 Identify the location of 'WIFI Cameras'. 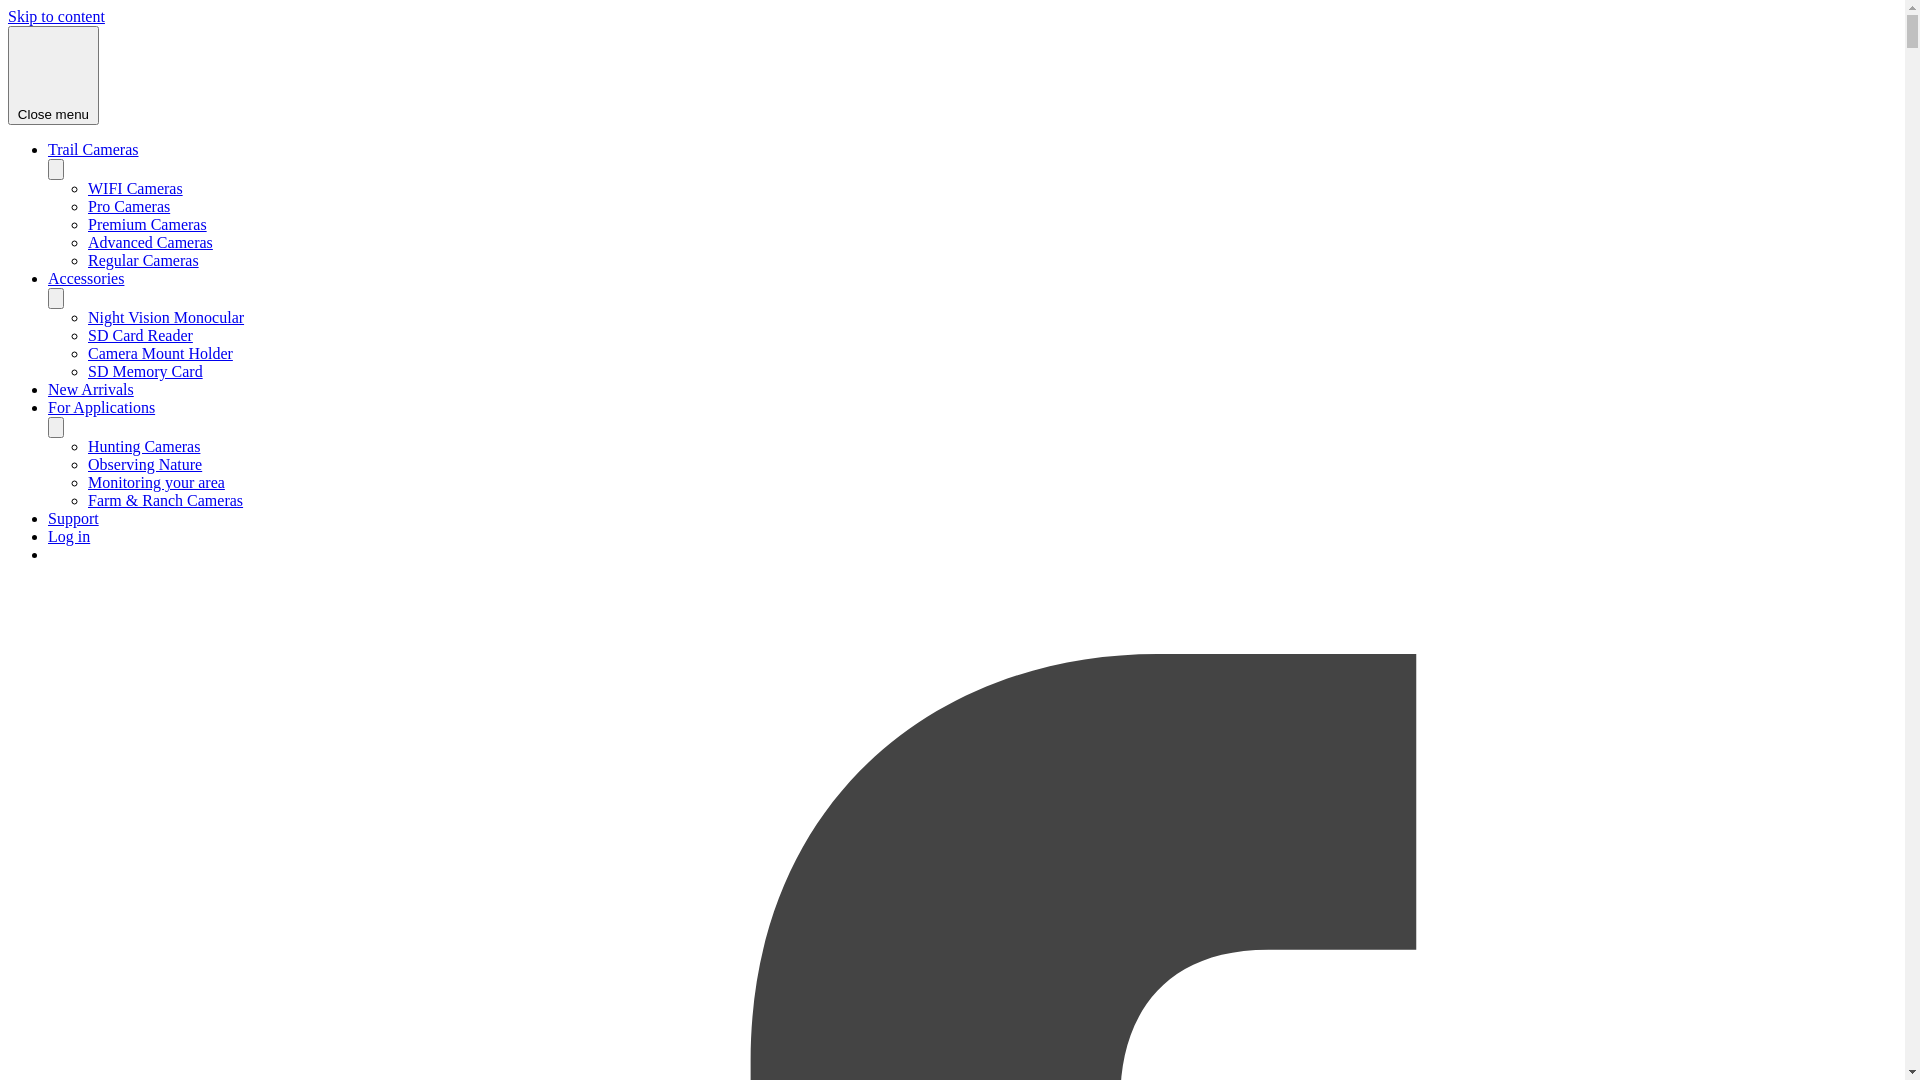
(134, 188).